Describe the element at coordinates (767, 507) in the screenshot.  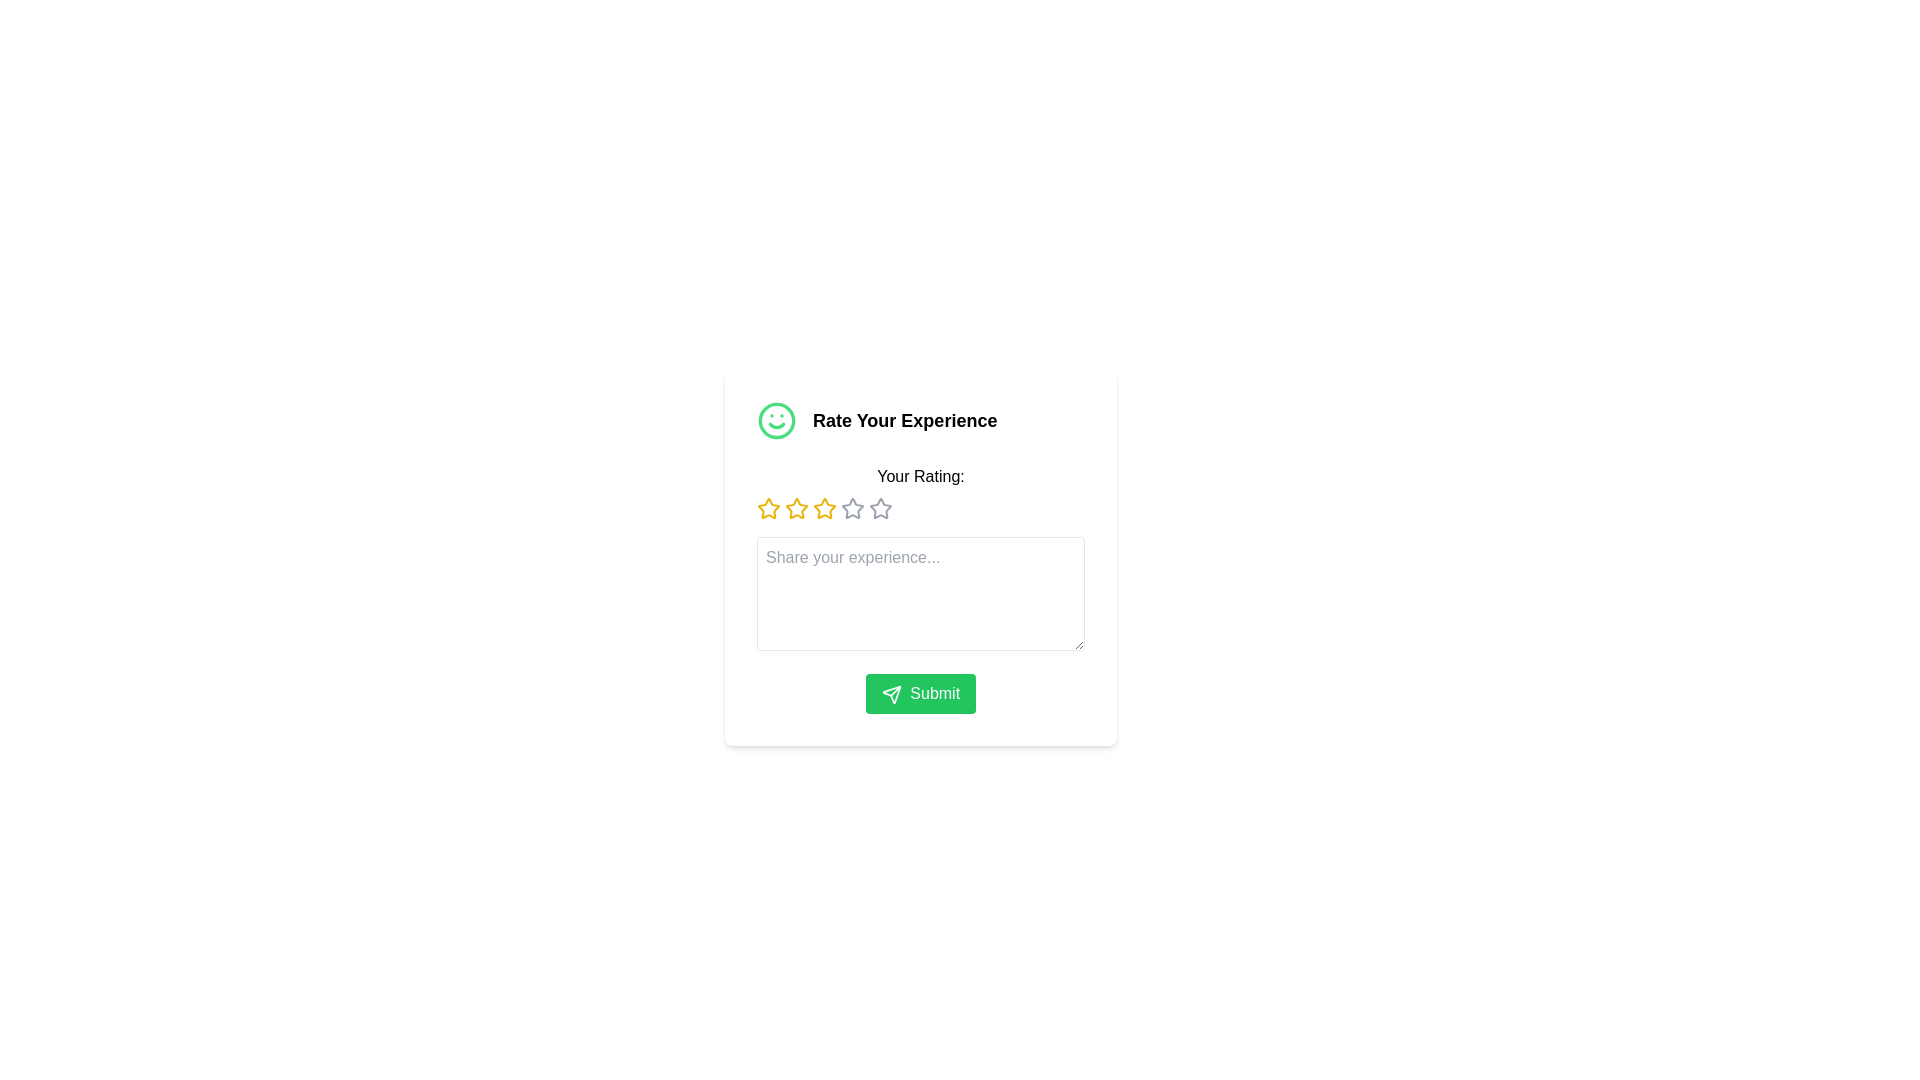
I see `the first star` at that location.